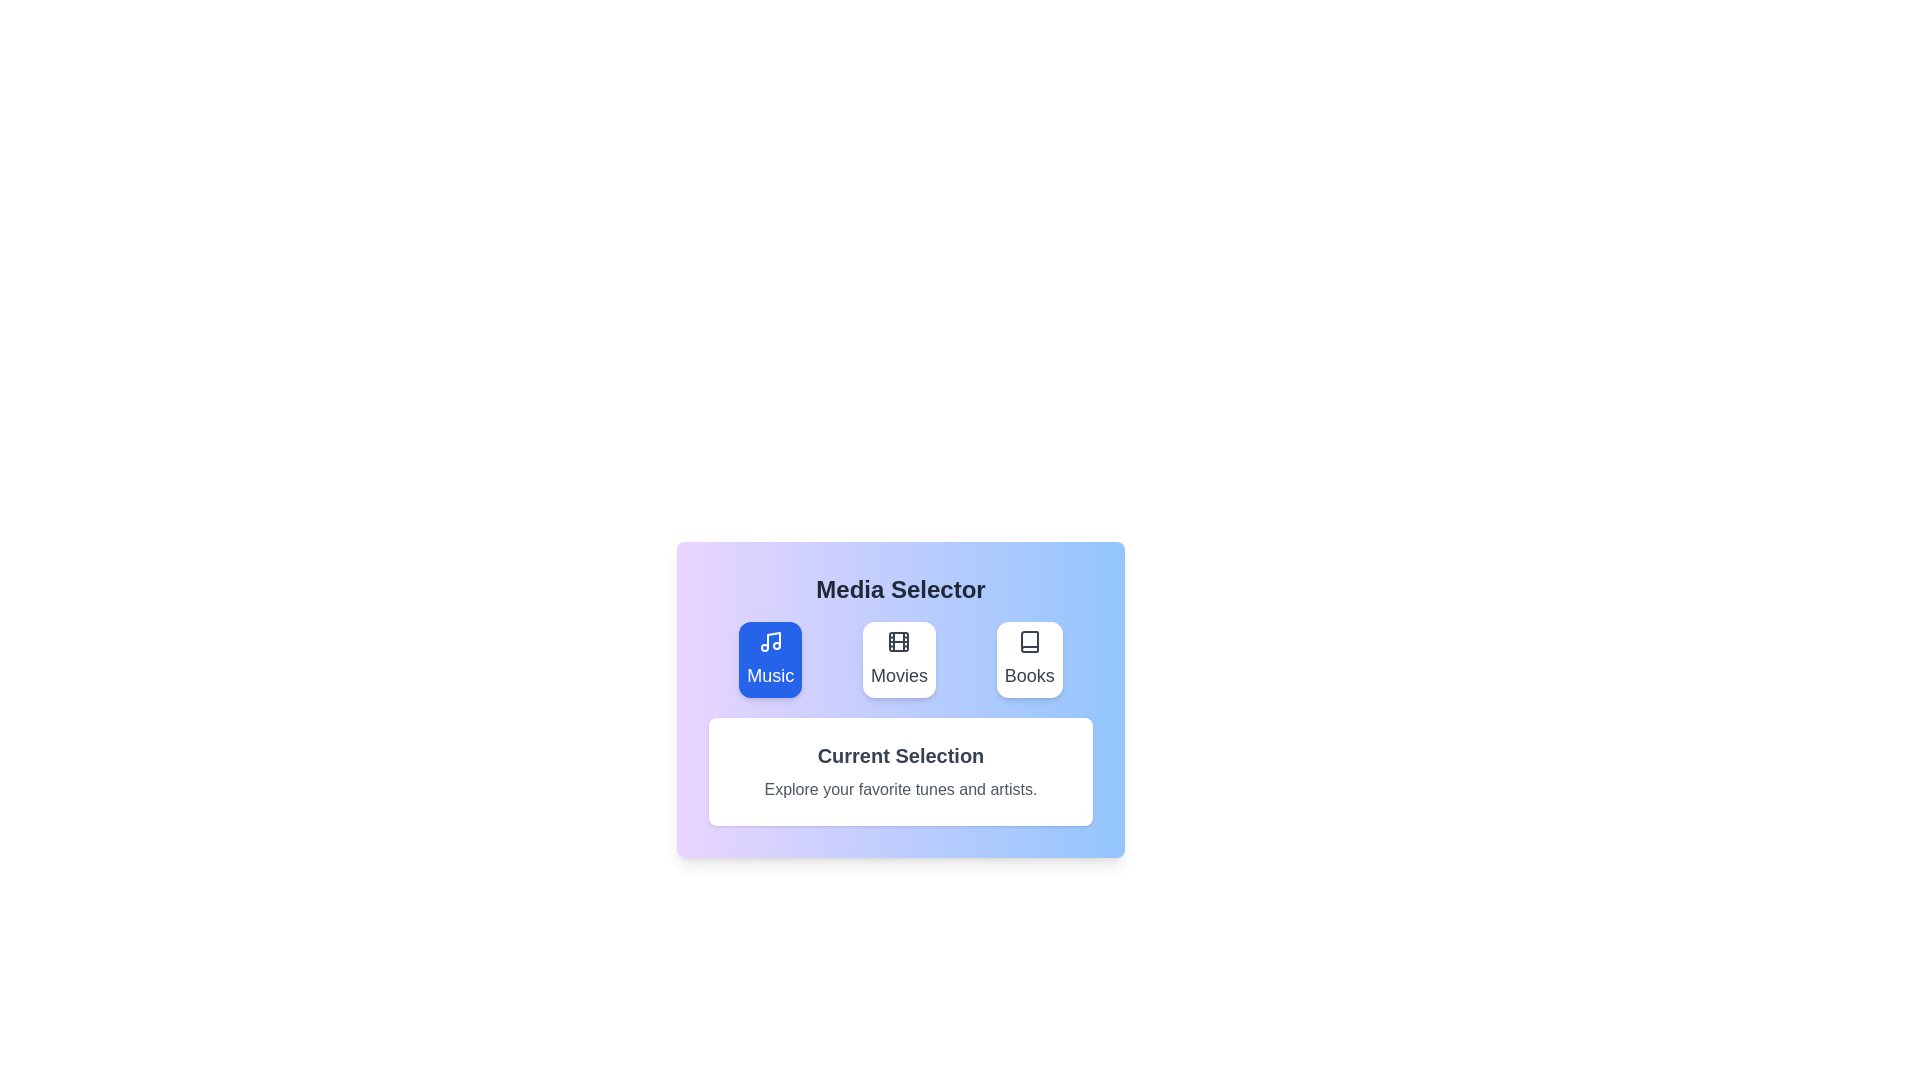 The width and height of the screenshot is (1920, 1080). Describe the element at coordinates (898, 675) in the screenshot. I see `the 'Movies' category label, which is located below the movie reel icon within the second button of the 'Media Selector' section` at that location.